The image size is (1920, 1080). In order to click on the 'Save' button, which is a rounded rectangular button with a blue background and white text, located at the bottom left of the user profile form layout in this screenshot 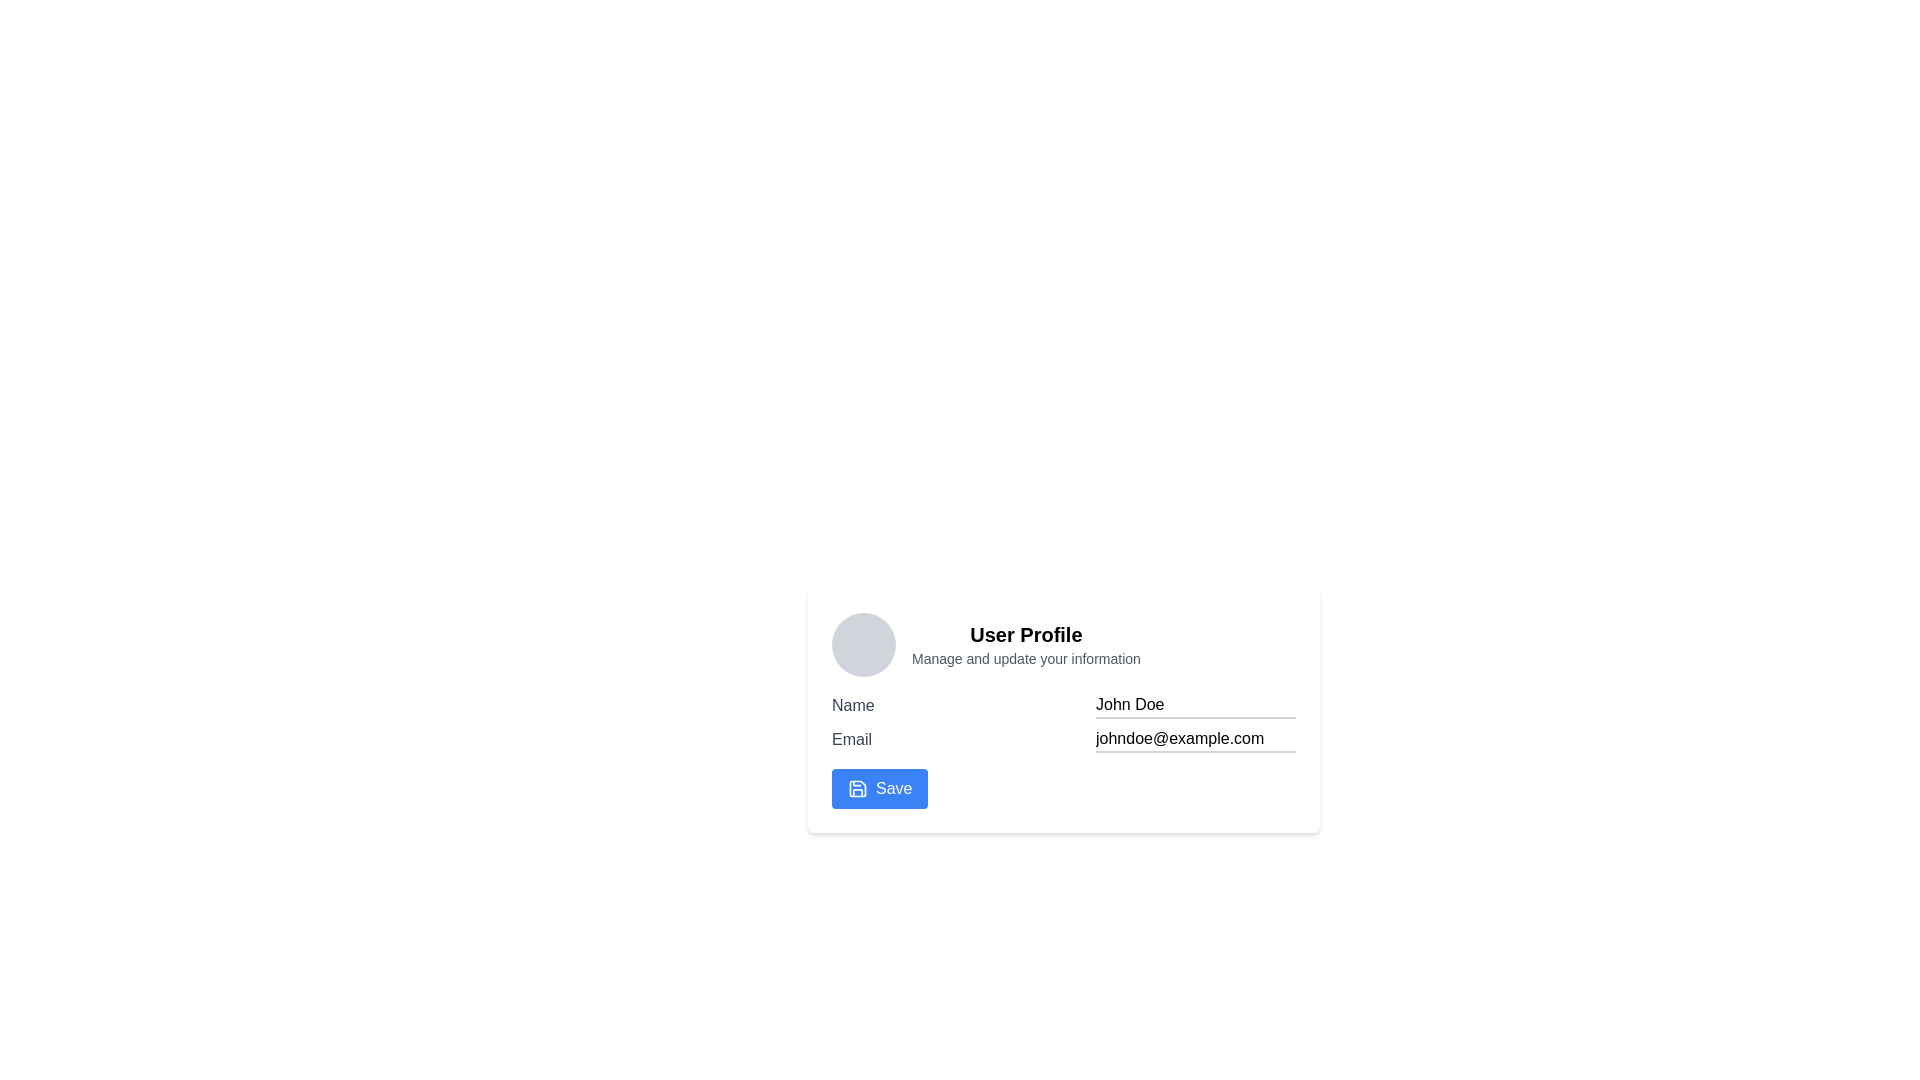, I will do `click(880, 788)`.